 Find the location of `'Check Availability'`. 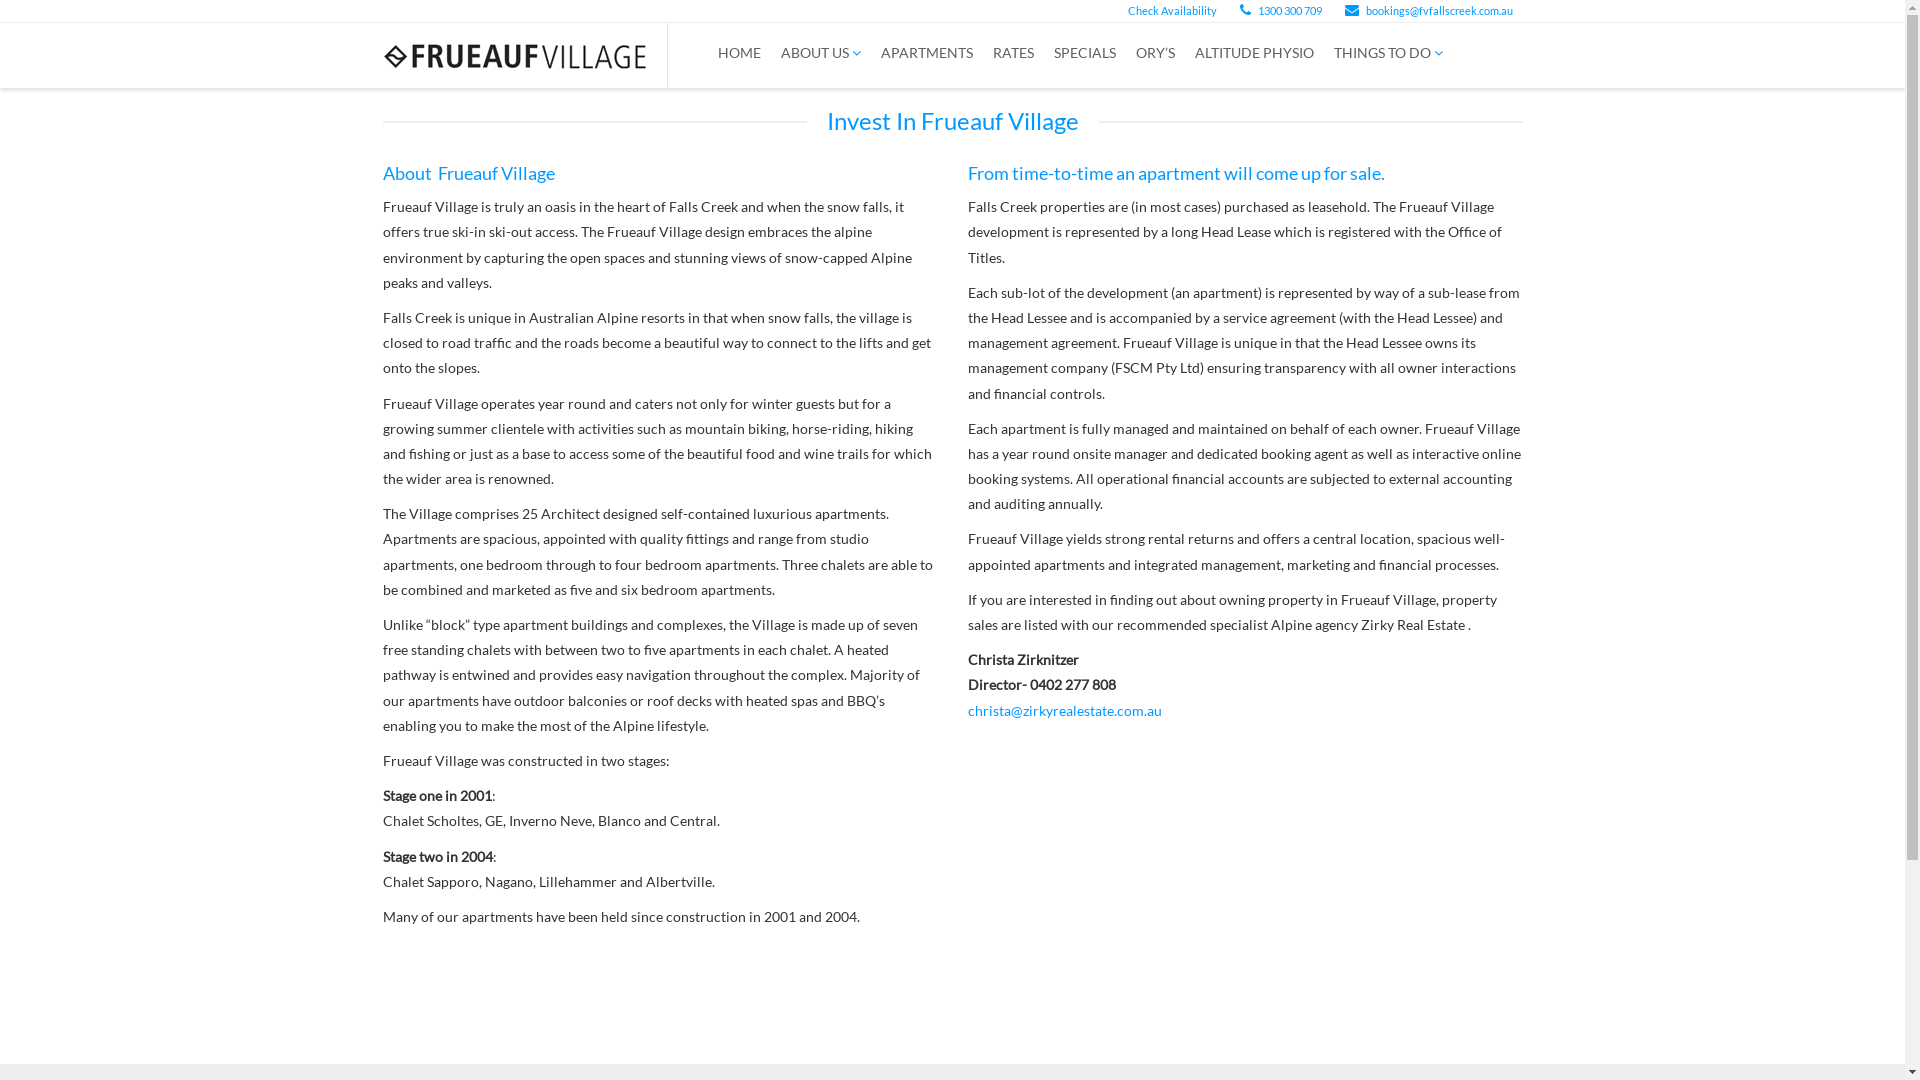

'Check Availability' is located at coordinates (1118, 10).